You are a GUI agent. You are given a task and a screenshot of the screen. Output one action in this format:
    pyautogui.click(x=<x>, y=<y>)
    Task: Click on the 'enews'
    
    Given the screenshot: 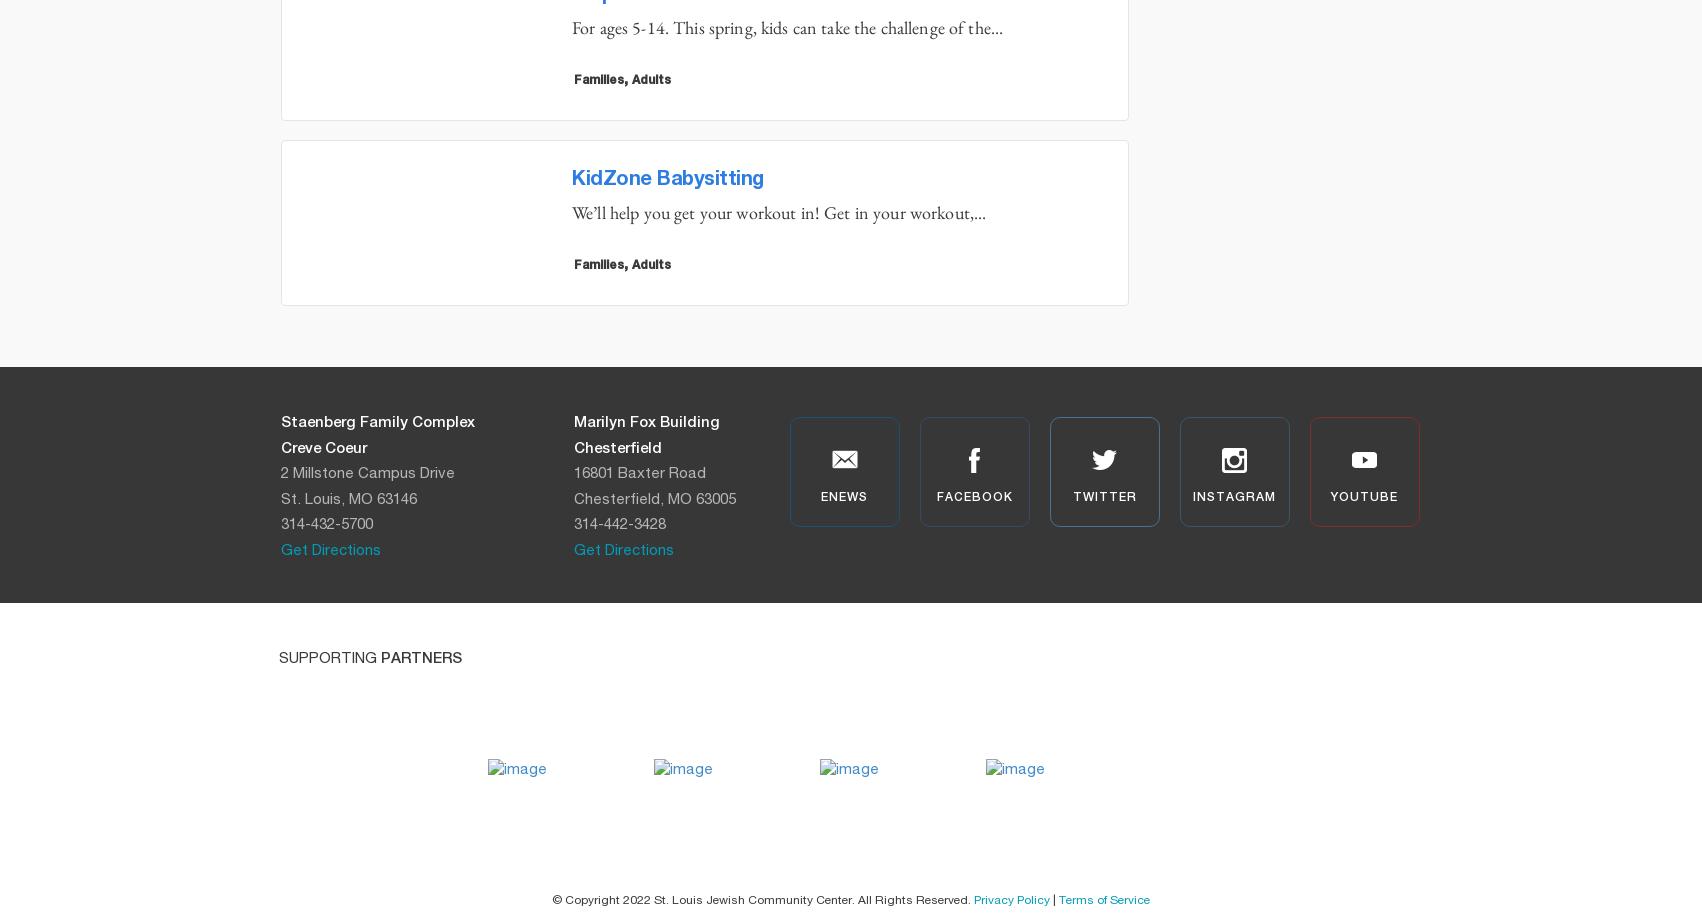 What is the action you would take?
    pyautogui.click(x=820, y=497)
    